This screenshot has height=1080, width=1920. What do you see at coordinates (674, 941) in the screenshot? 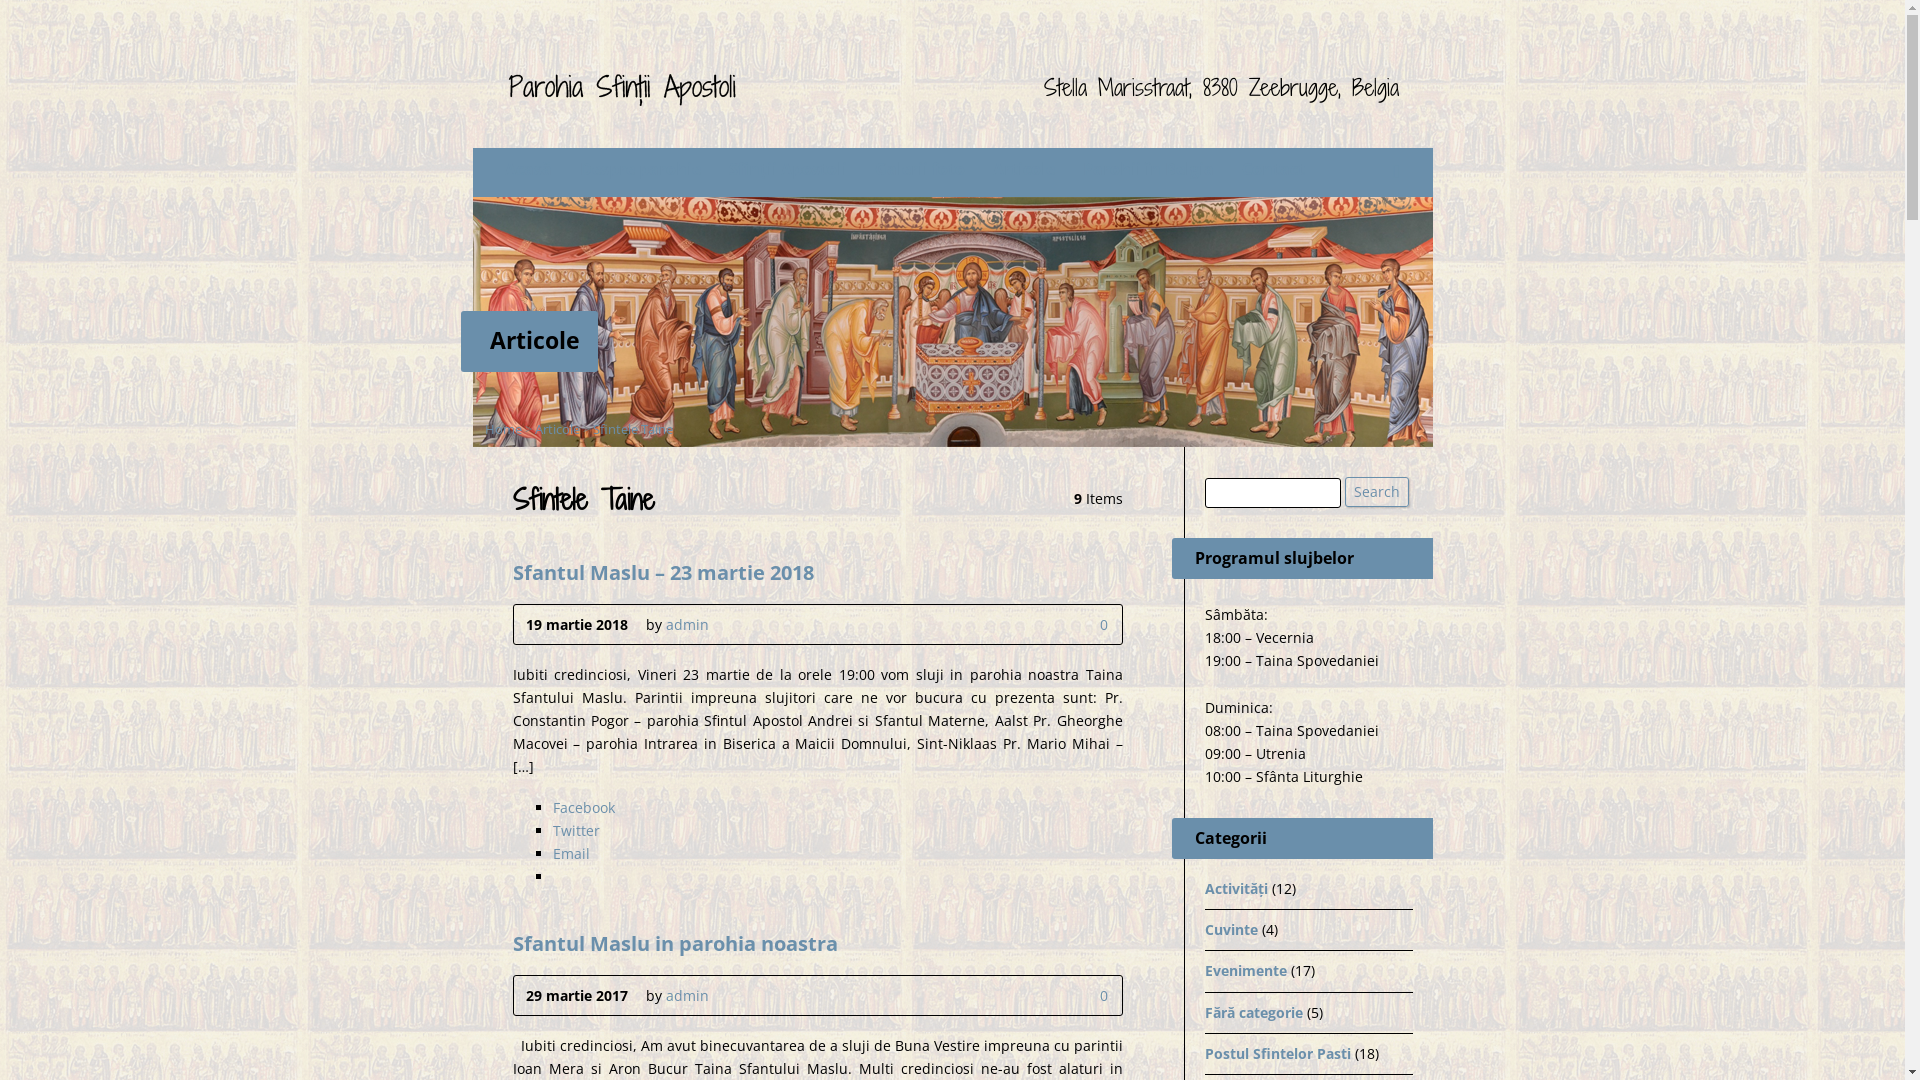
I see `'Sfantul Maslu in parohia noastra'` at bounding box center [674, 941].